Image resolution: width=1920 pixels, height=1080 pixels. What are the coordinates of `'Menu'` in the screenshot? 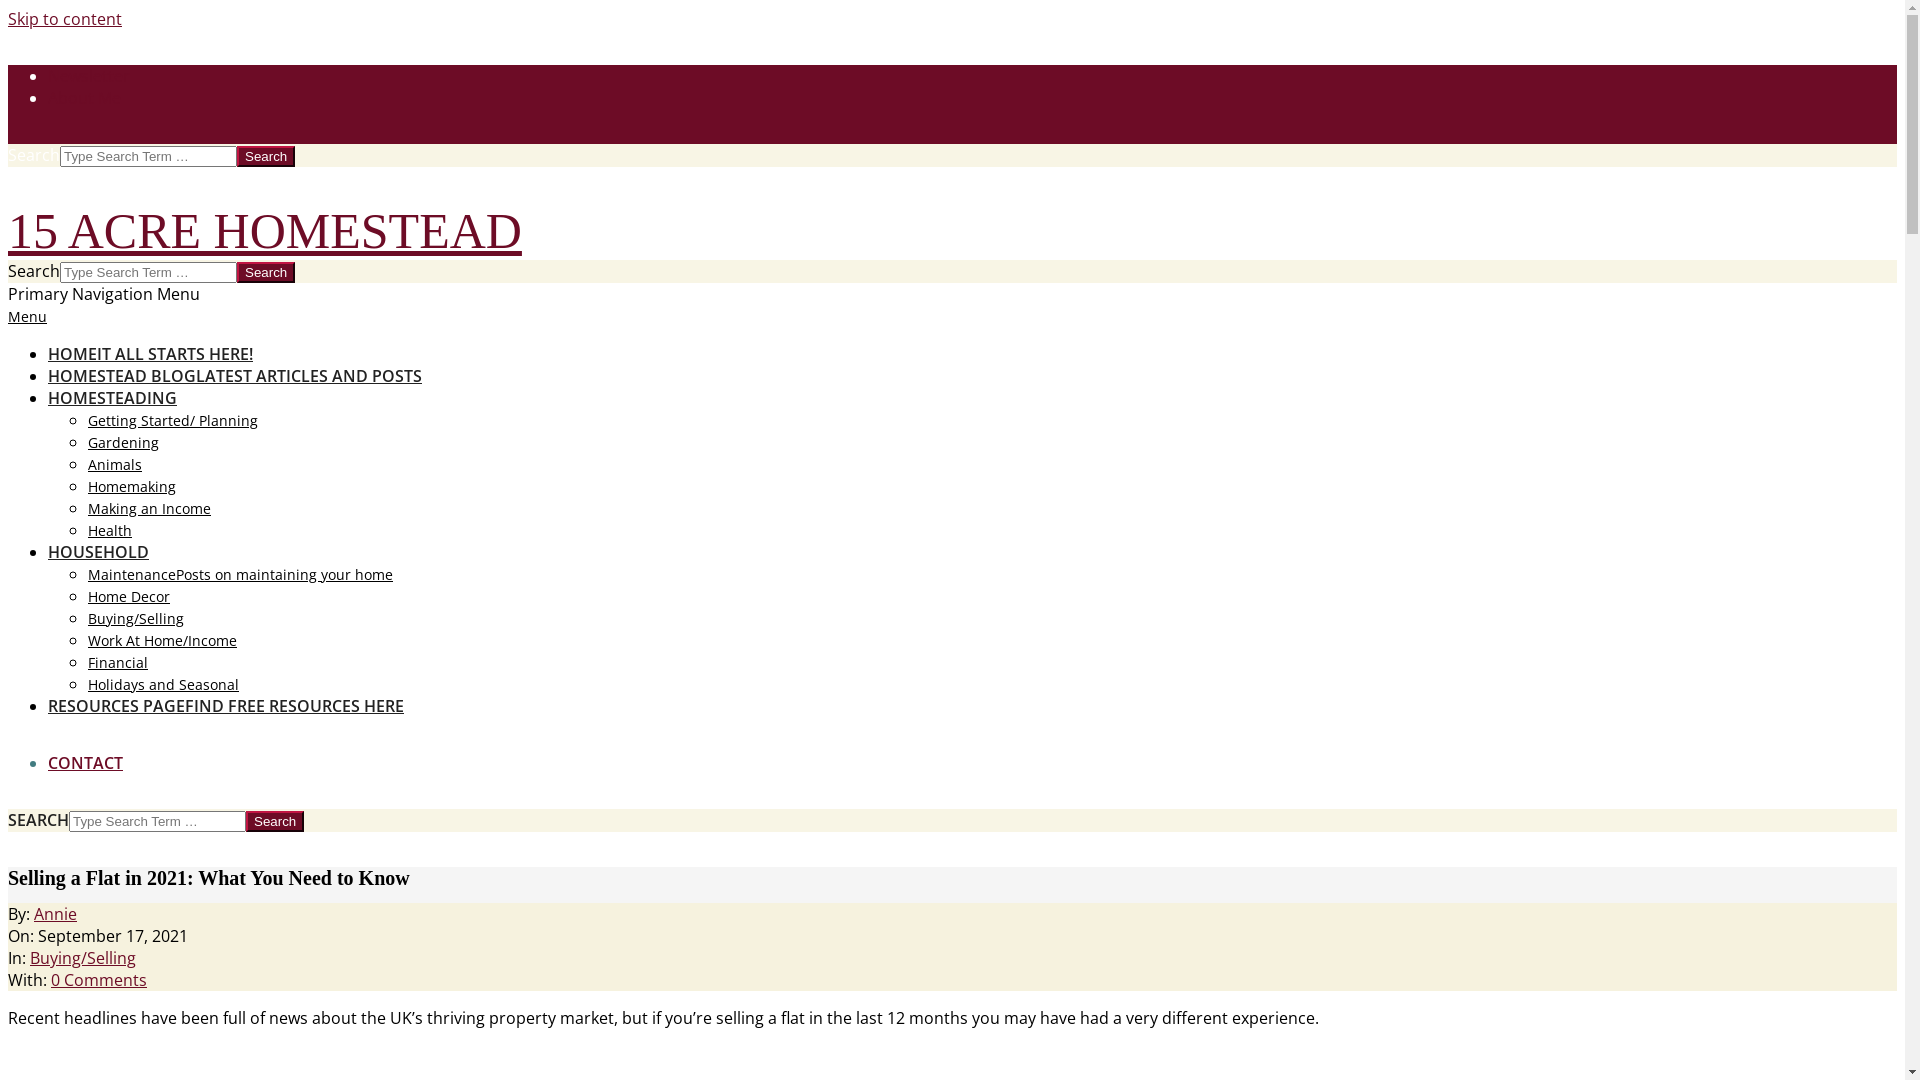 It's located at (8, 315).